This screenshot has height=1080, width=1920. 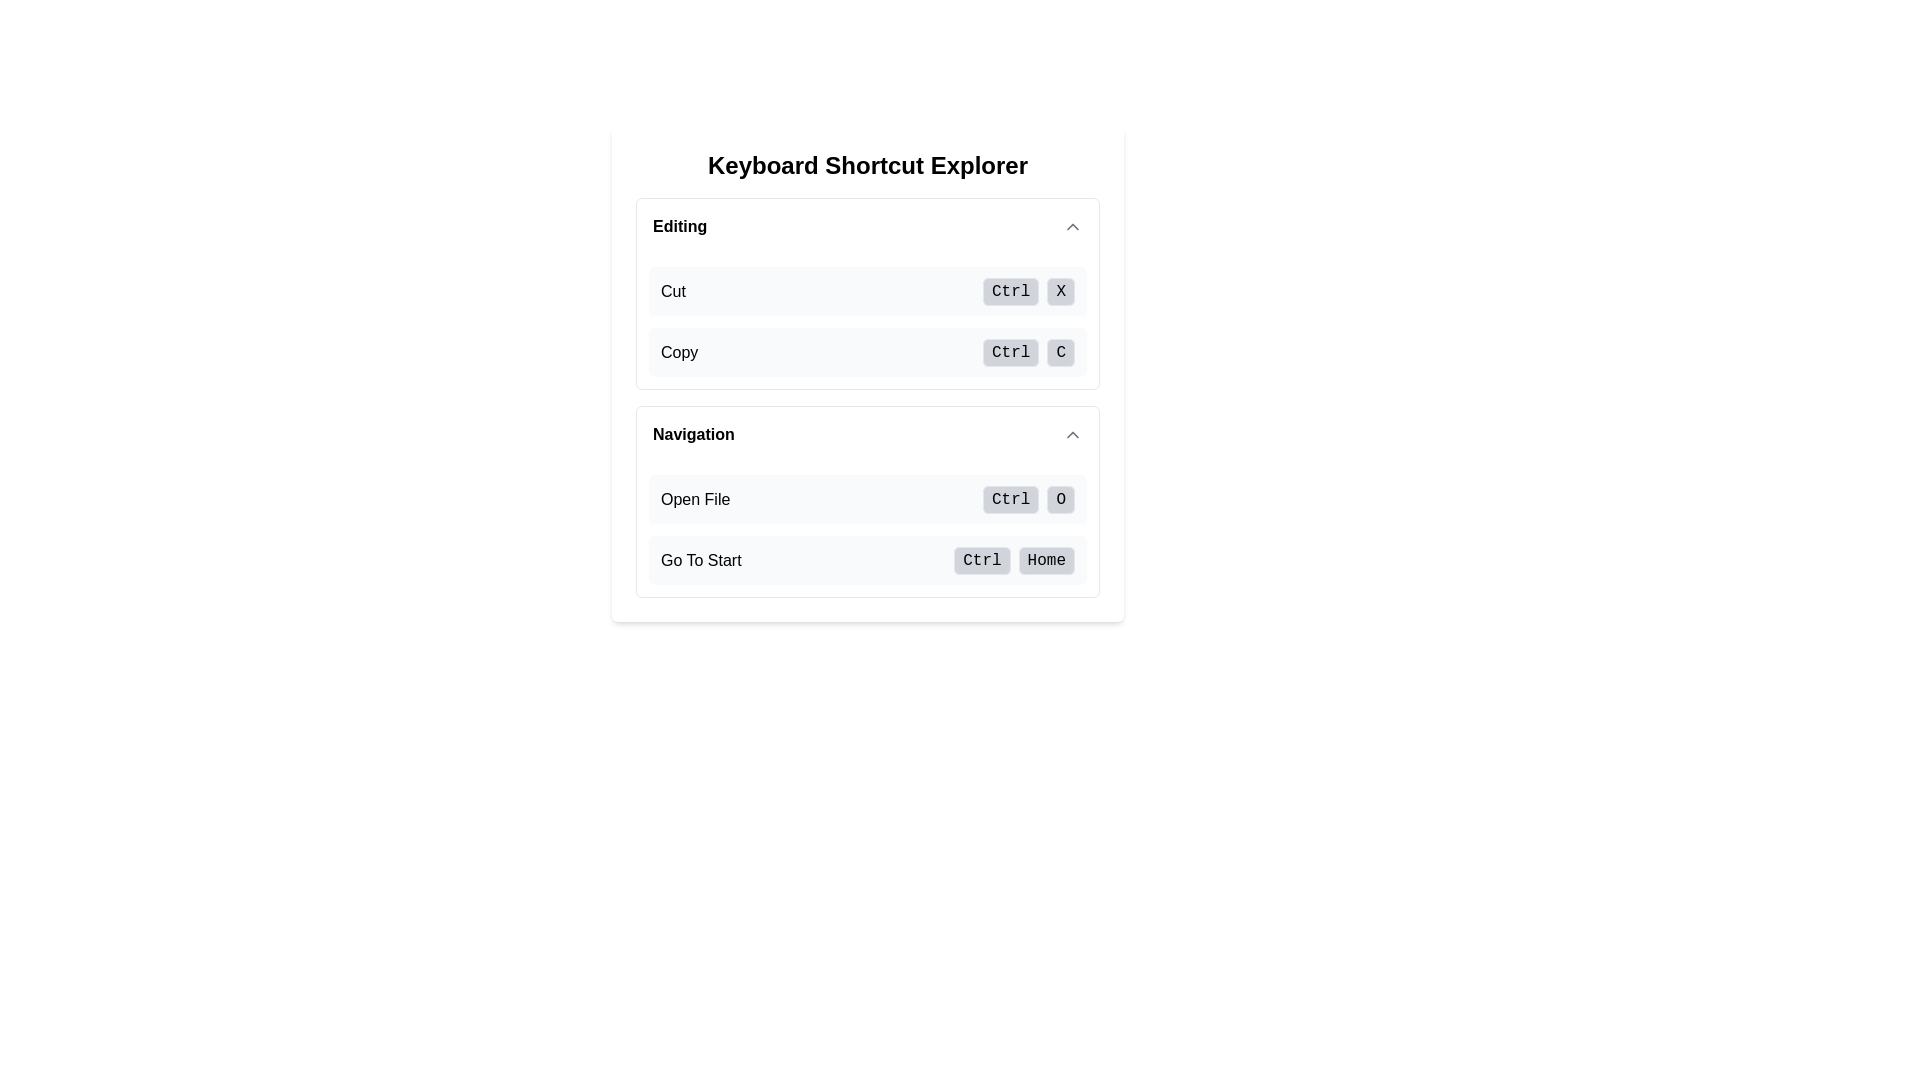 I want to click on text label that serves as a section header, visually categorizing its location within the navigation panel, so click(x=693, y=434).